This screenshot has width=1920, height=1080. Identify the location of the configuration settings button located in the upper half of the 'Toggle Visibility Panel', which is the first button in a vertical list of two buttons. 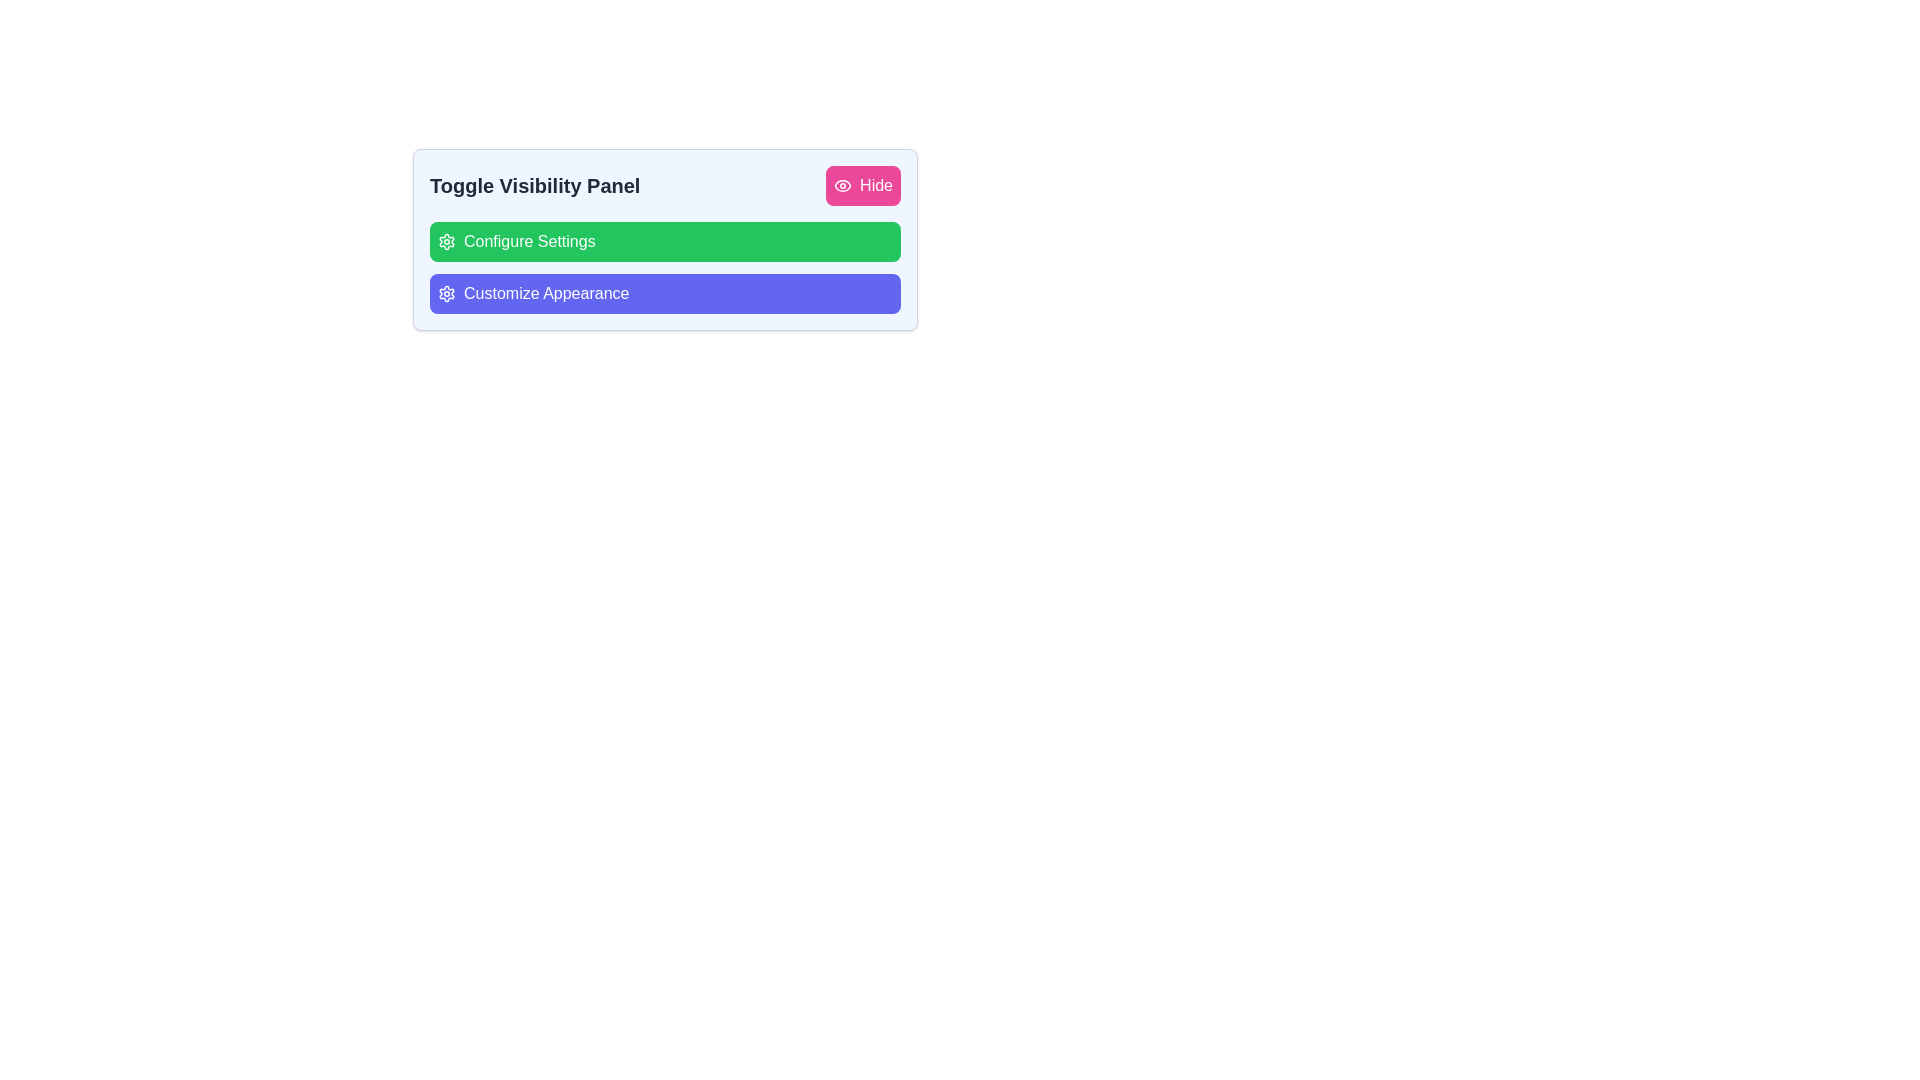
(665, 241).